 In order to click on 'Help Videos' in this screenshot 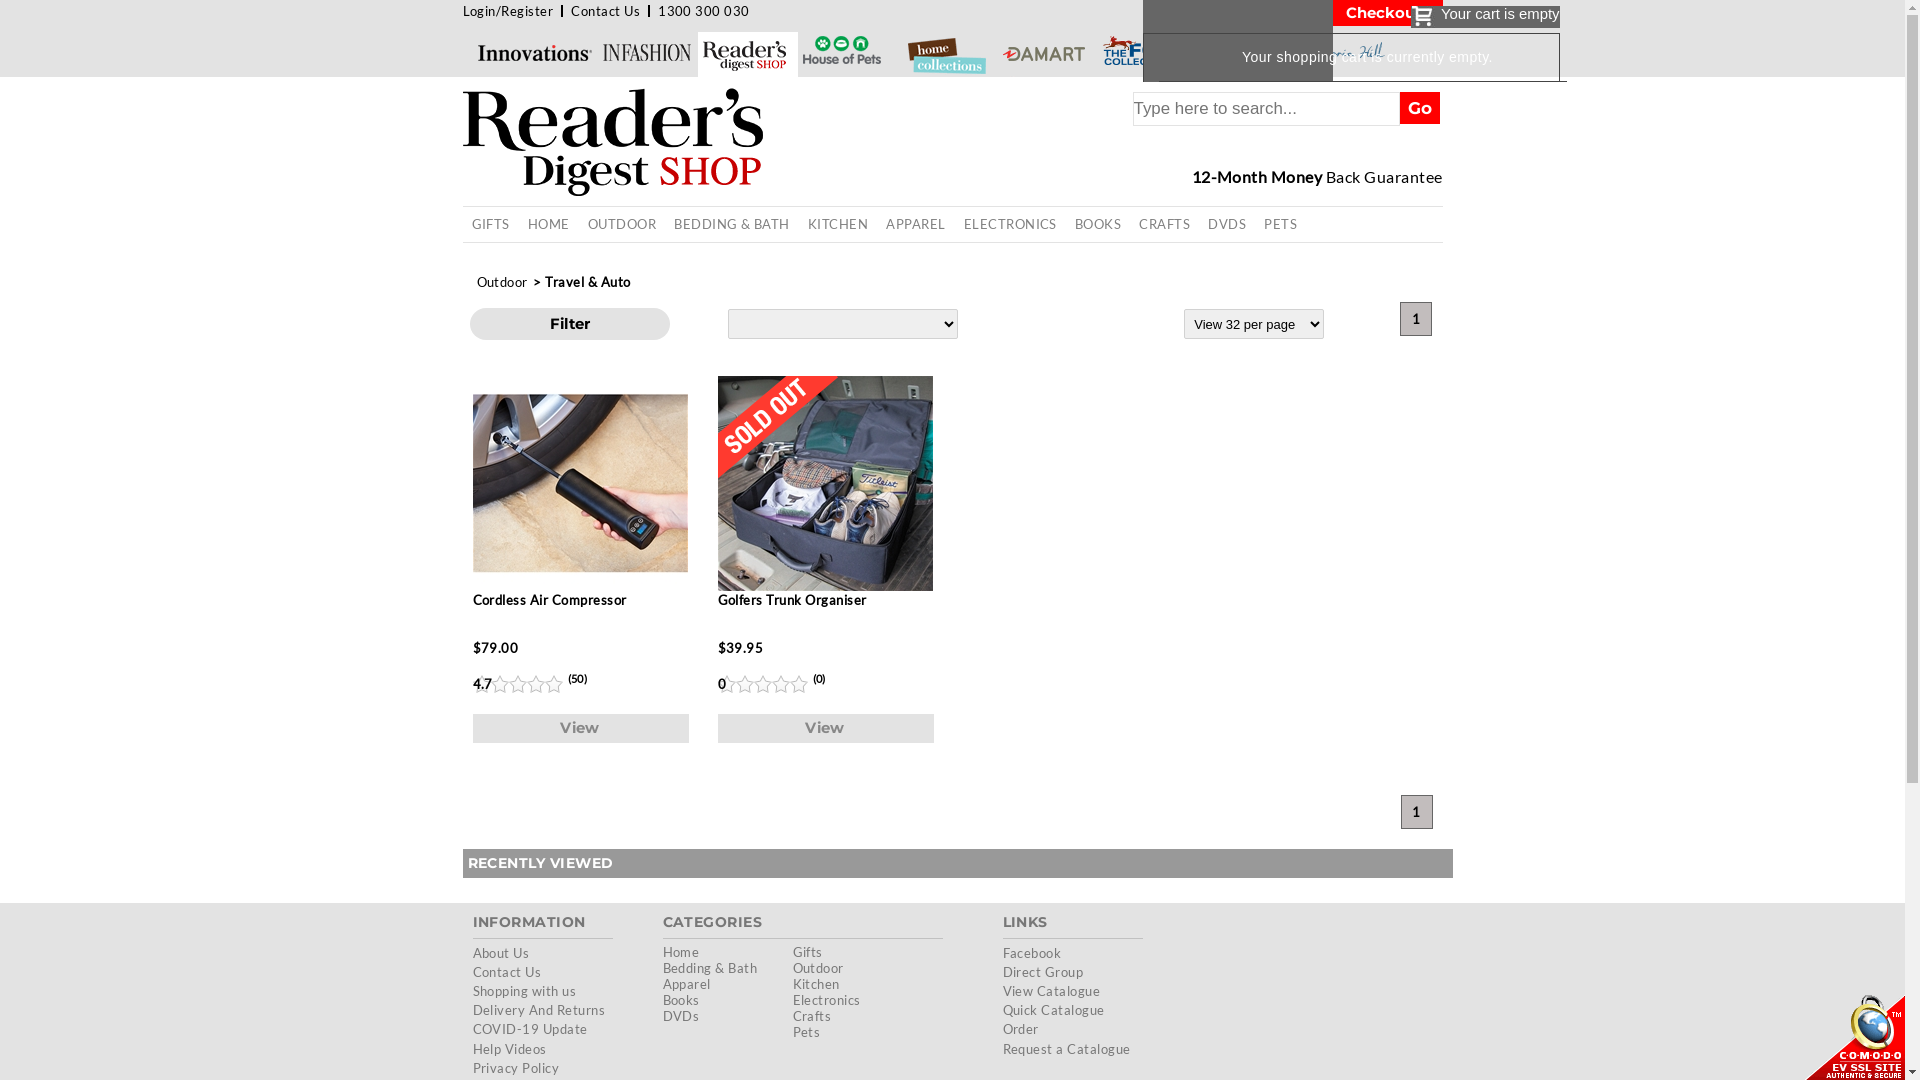, I will do `click(508, 1048)`.